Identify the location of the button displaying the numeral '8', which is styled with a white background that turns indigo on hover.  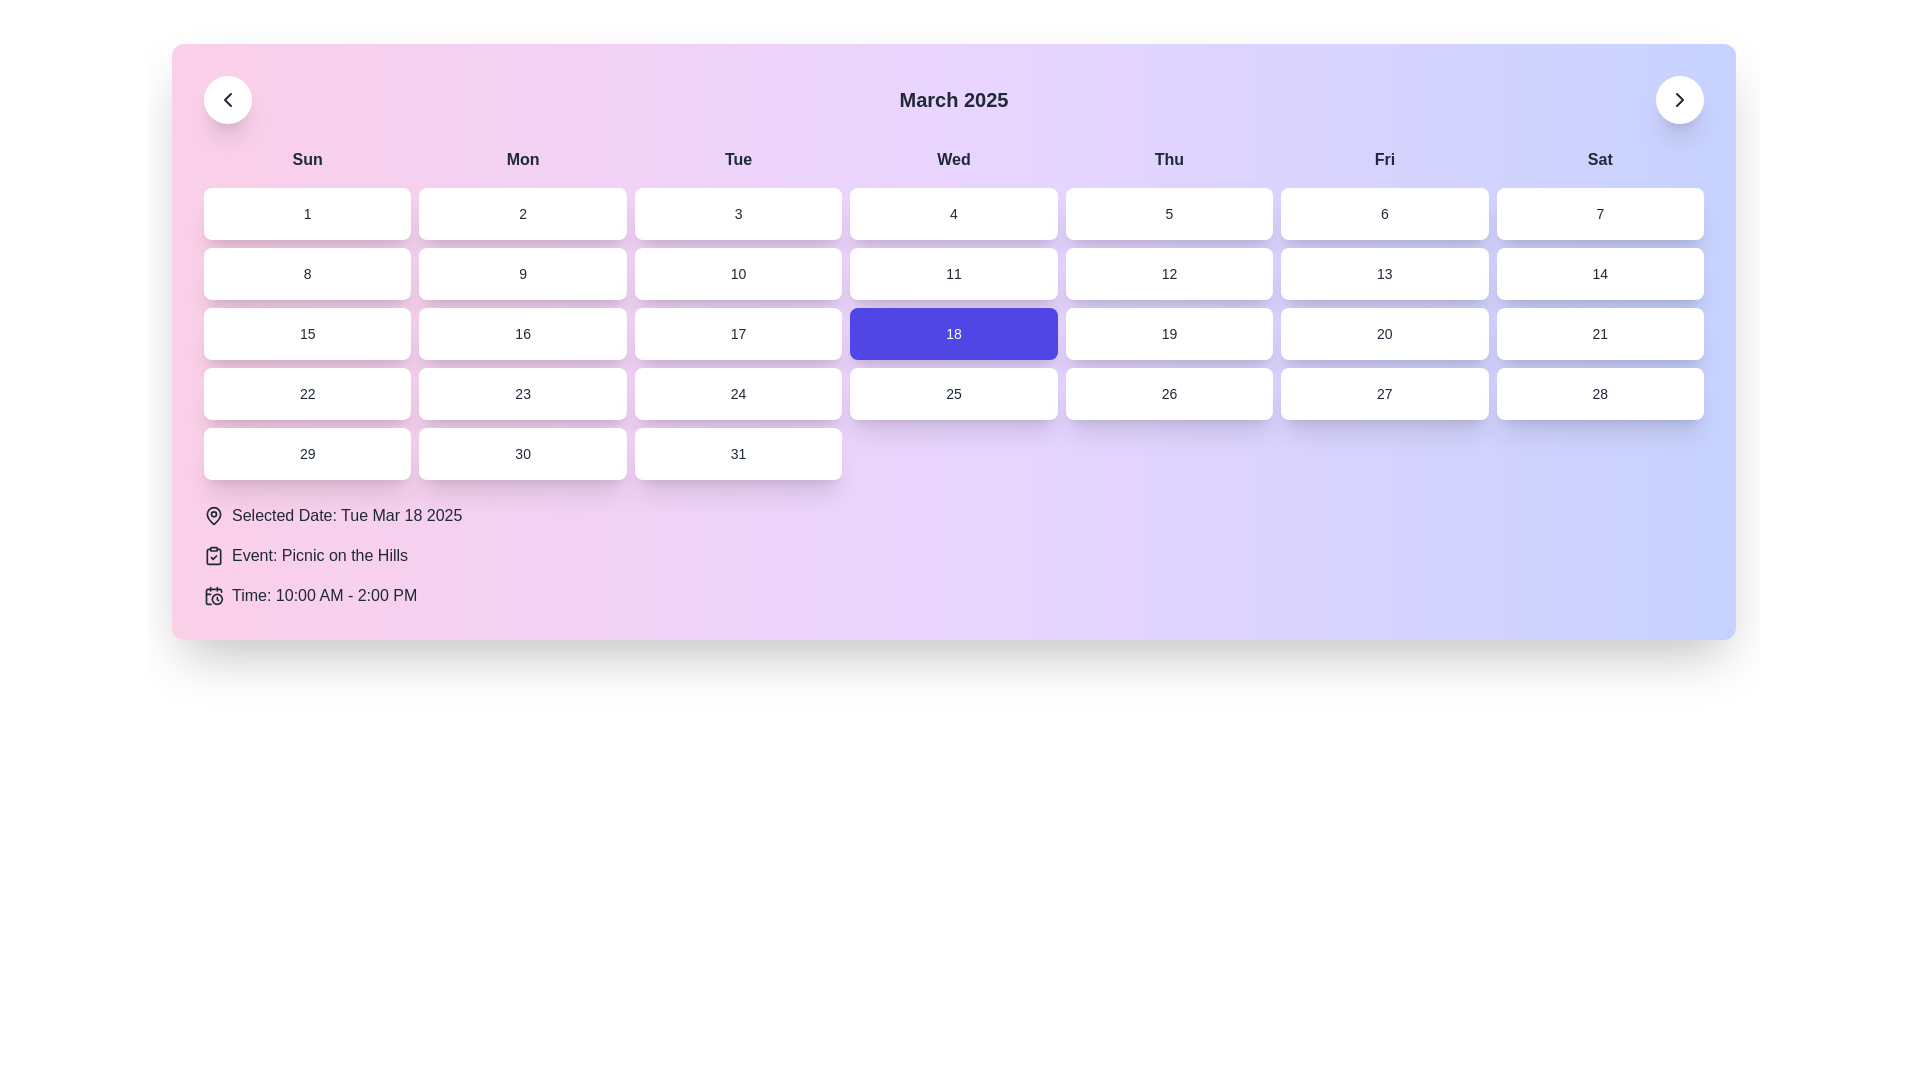
(306, 273).